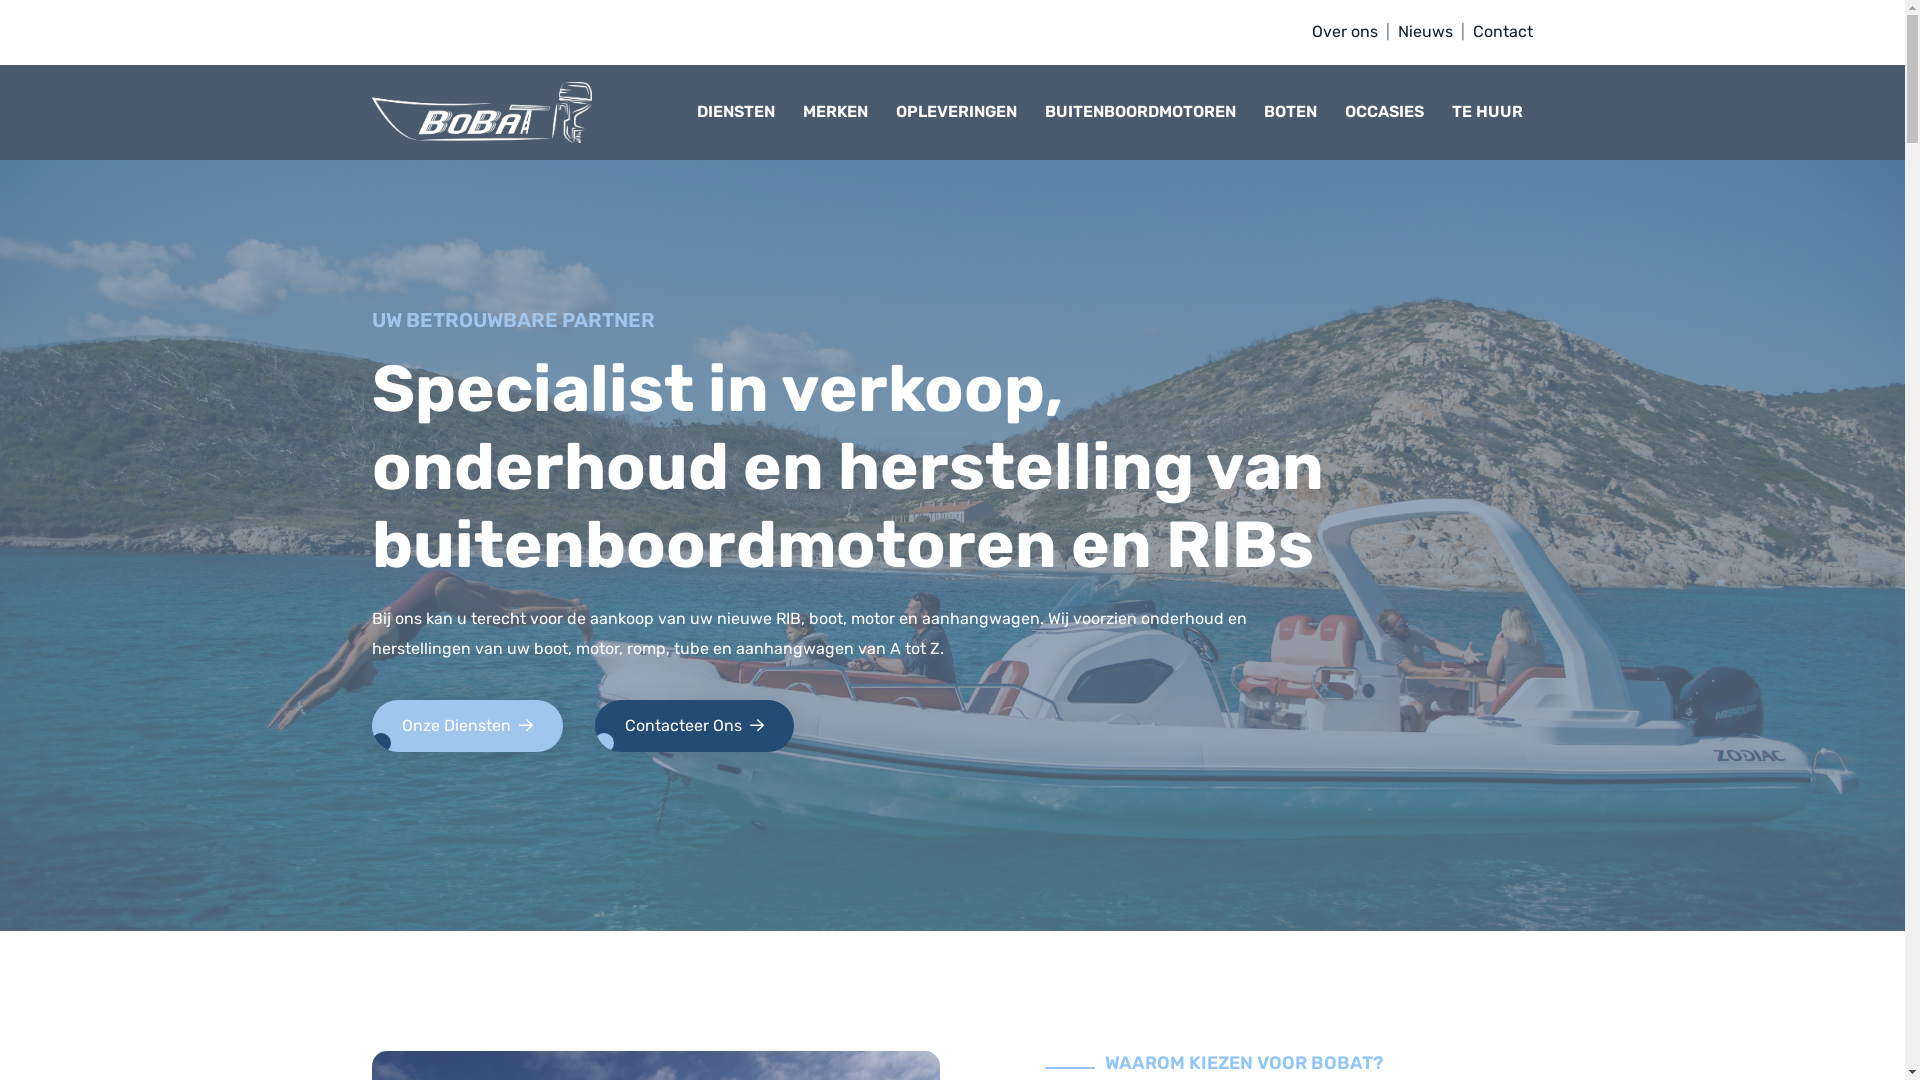 This screenshot has width=1920, height=1080. What do you see at coordinates (1492, 112) in the screenshot?
I see `'TE HUUR'` at bounding box center [1492, 112].